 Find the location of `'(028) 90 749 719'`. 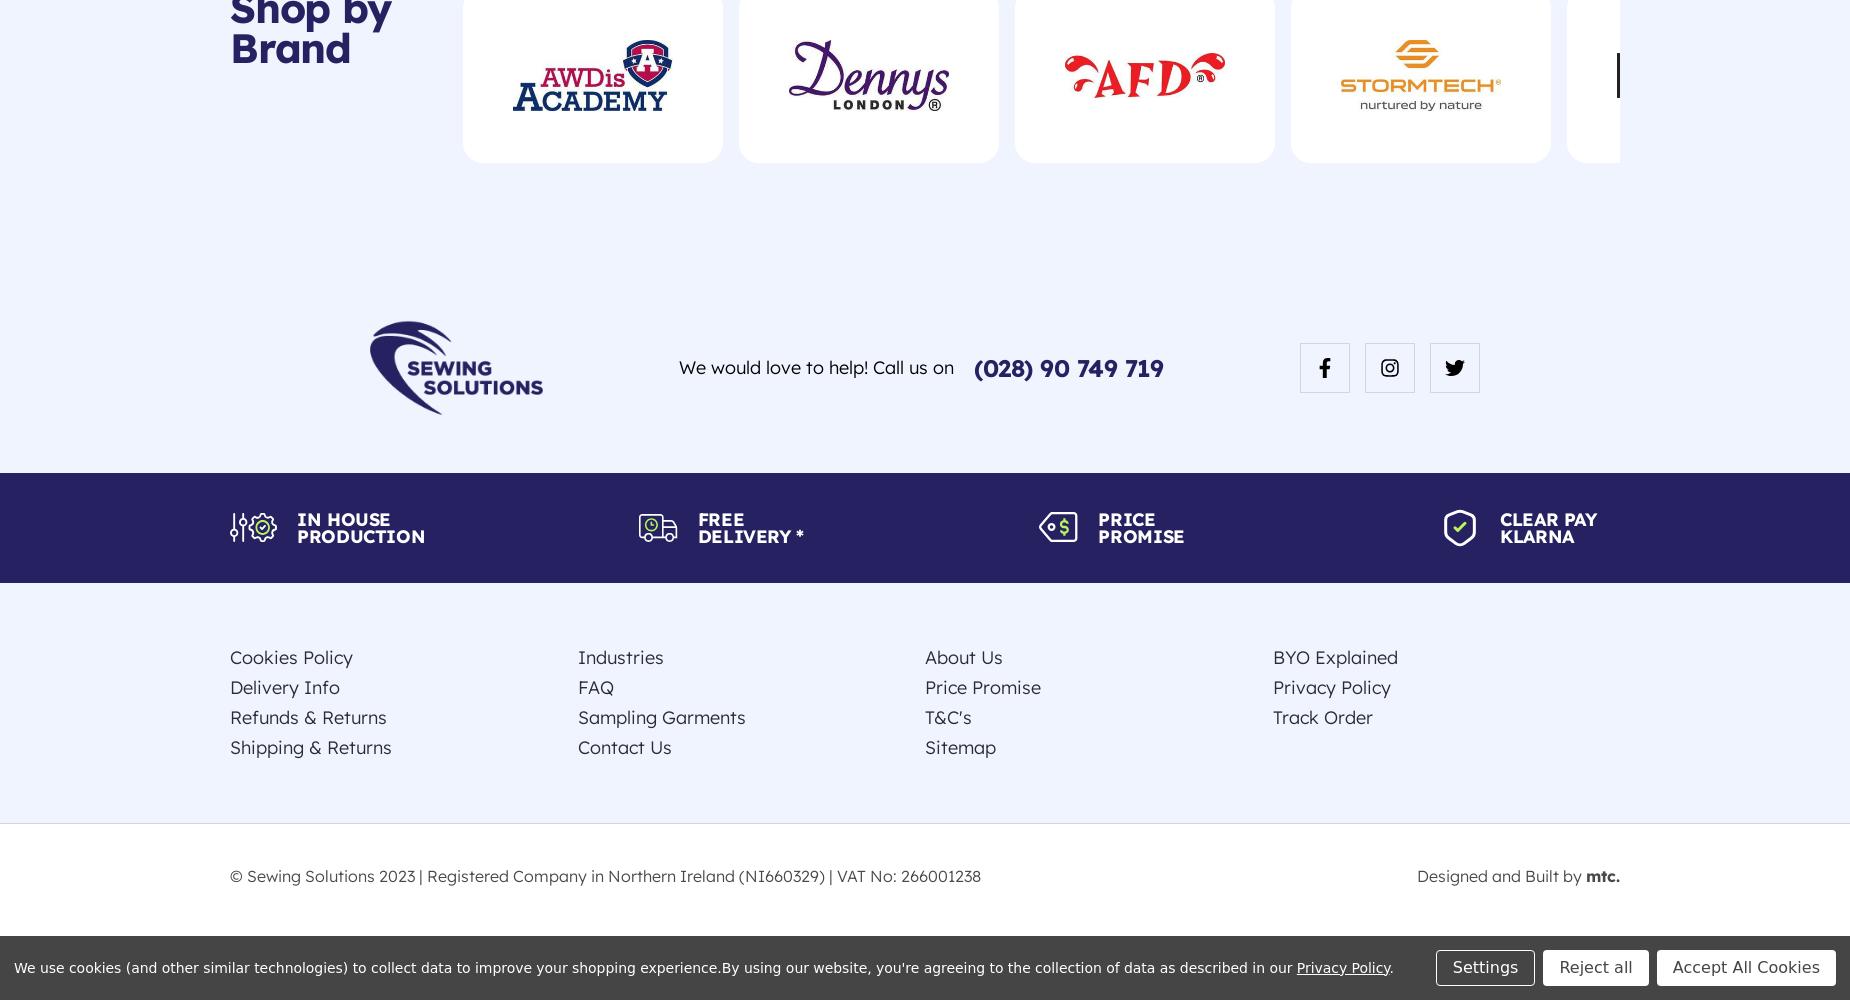

'(028) 90 749 719' is located at coordinates (1067, 366).